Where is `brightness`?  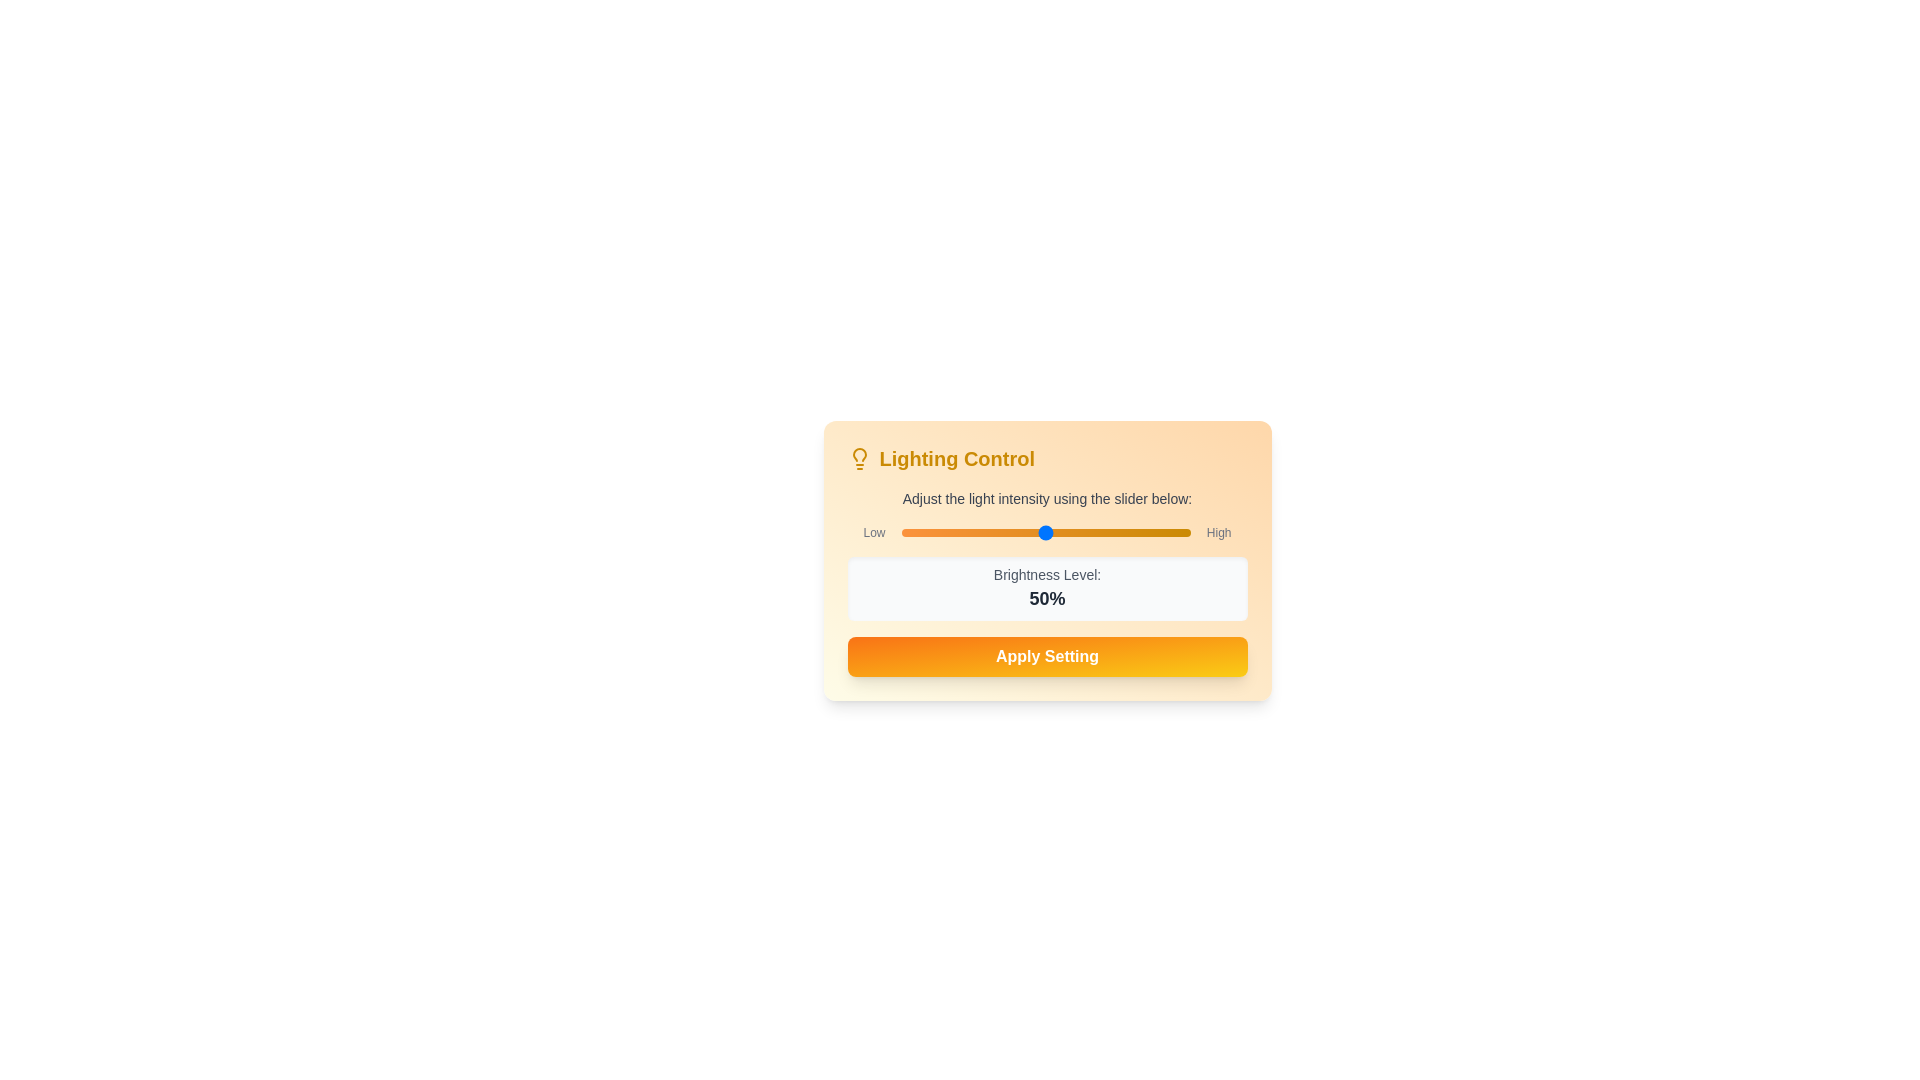 brightness is located at coordinates (965, 531).